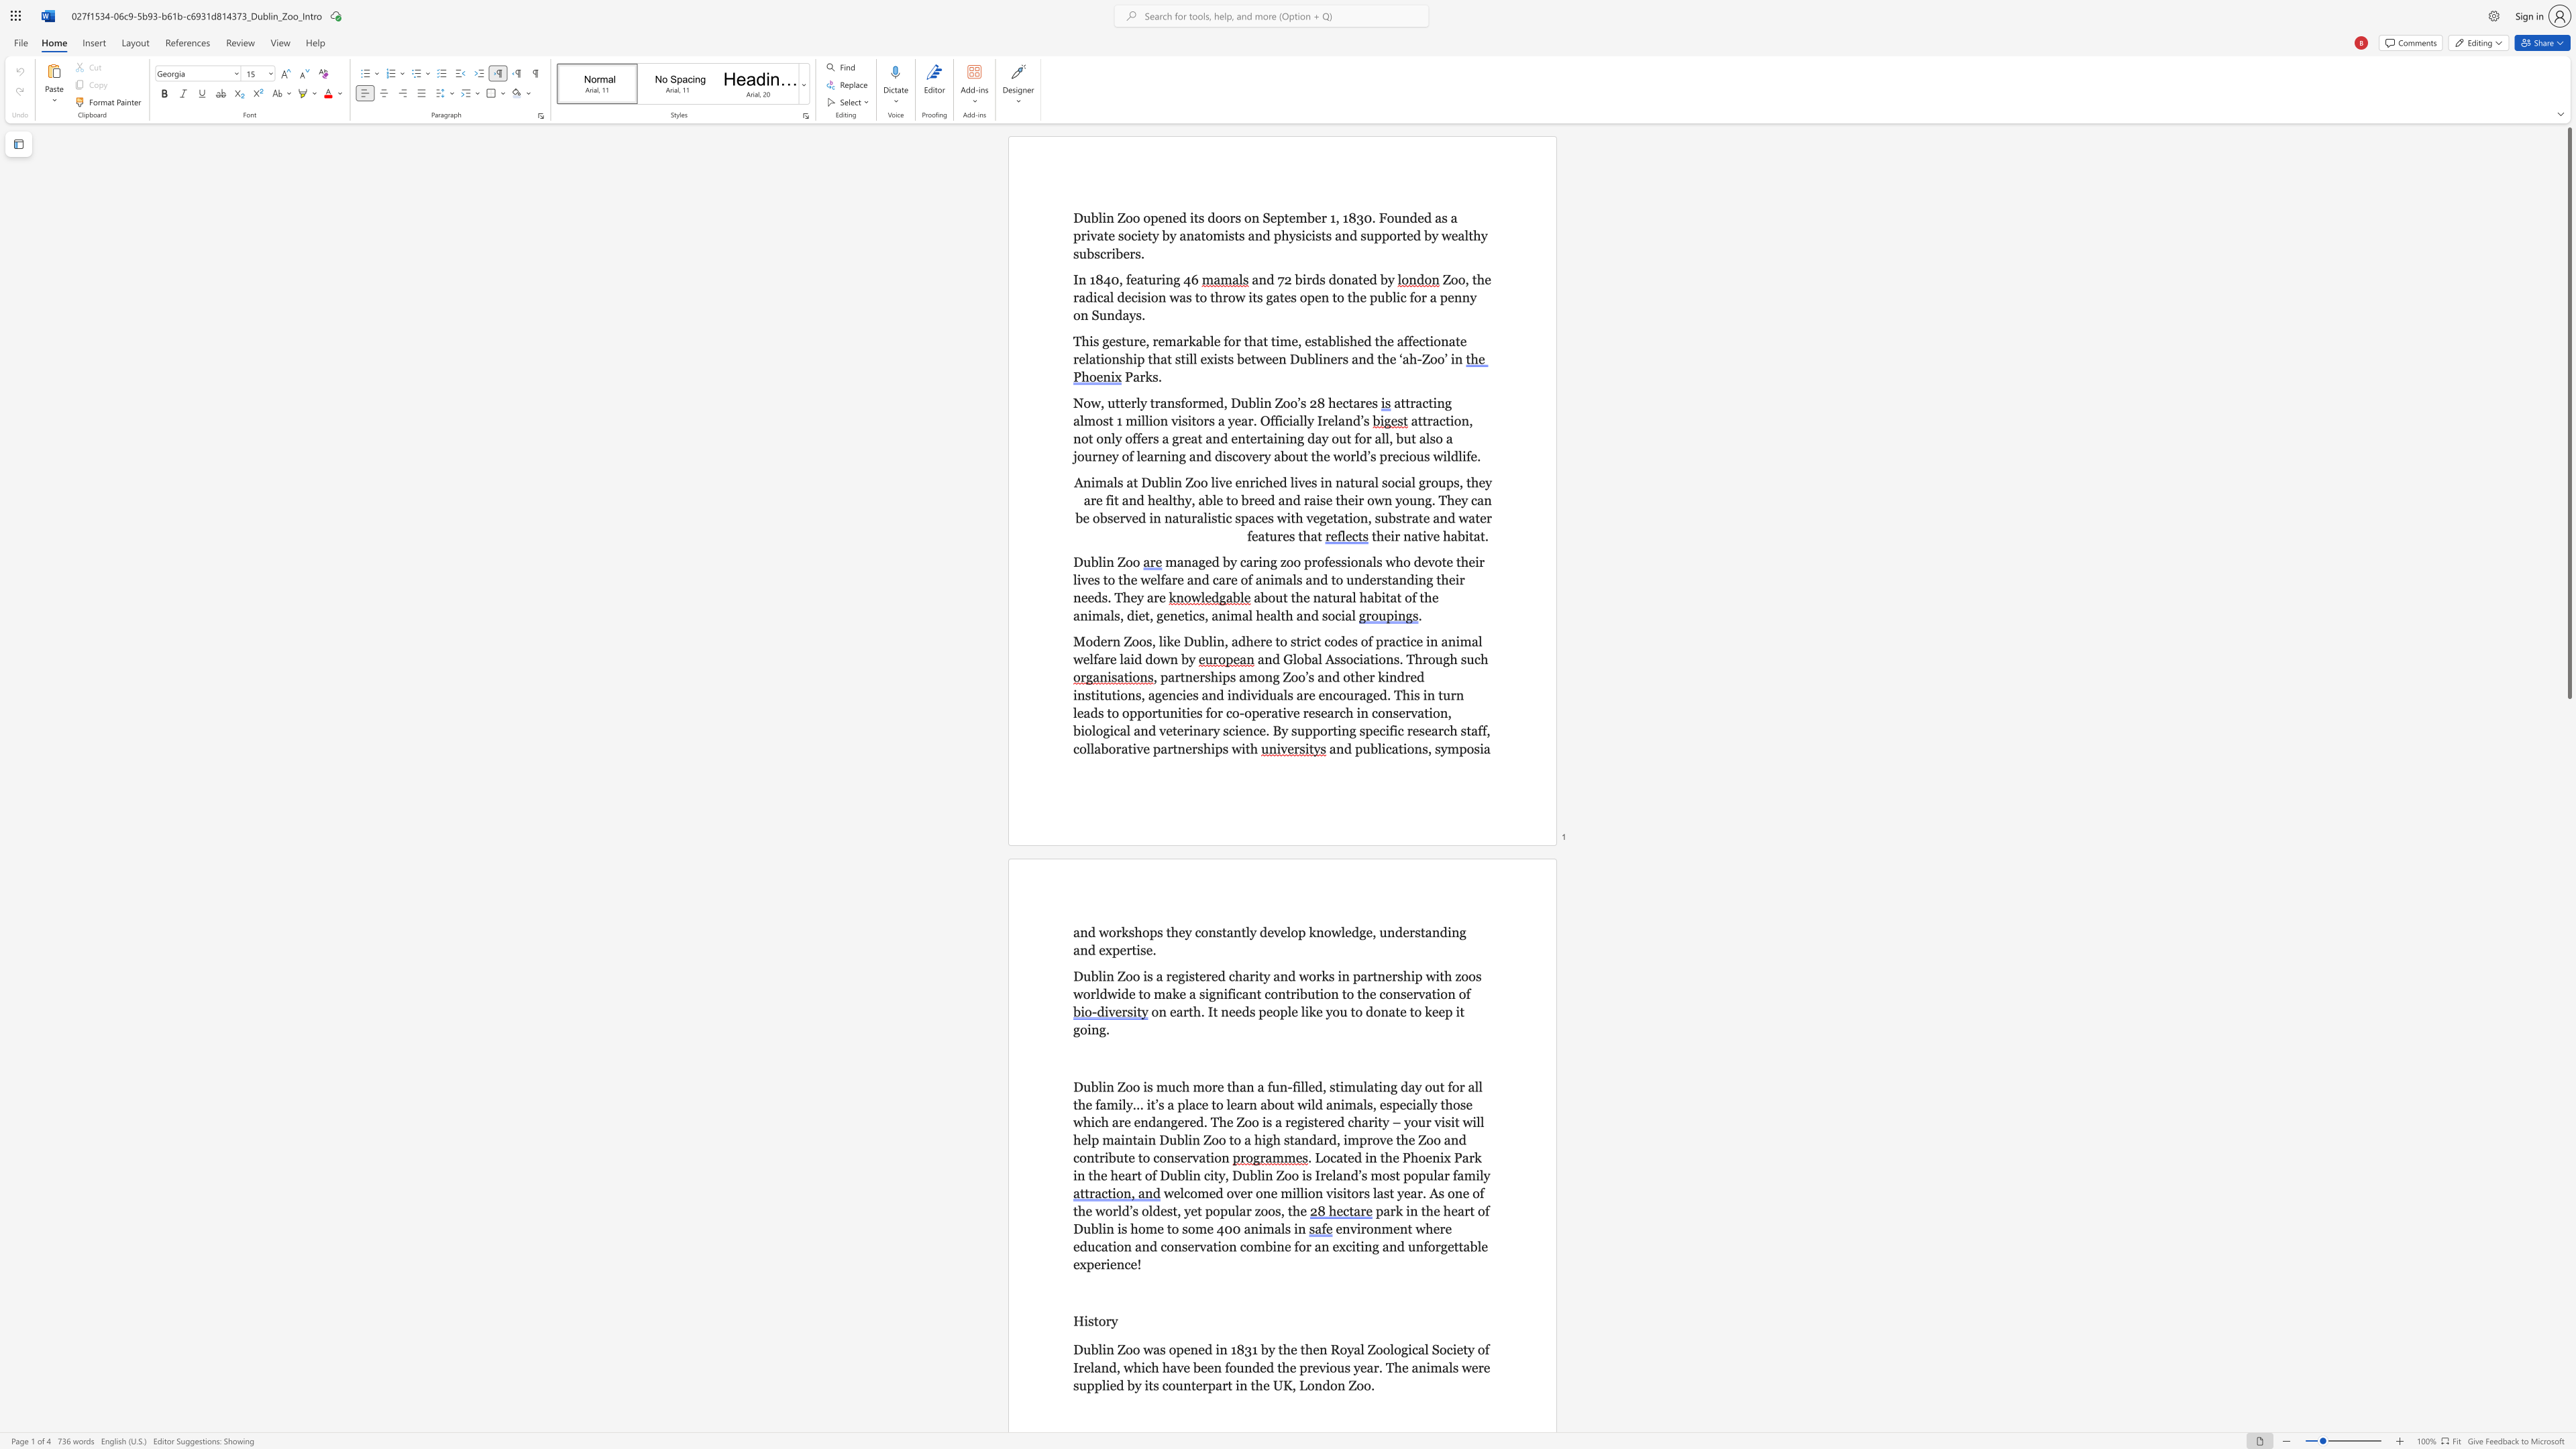 This screenshot has width=2576, height=1449. Describe the element at coordinates (1366, 341) in the screenshot. I see `the 1th character "d" in the text` at that location.